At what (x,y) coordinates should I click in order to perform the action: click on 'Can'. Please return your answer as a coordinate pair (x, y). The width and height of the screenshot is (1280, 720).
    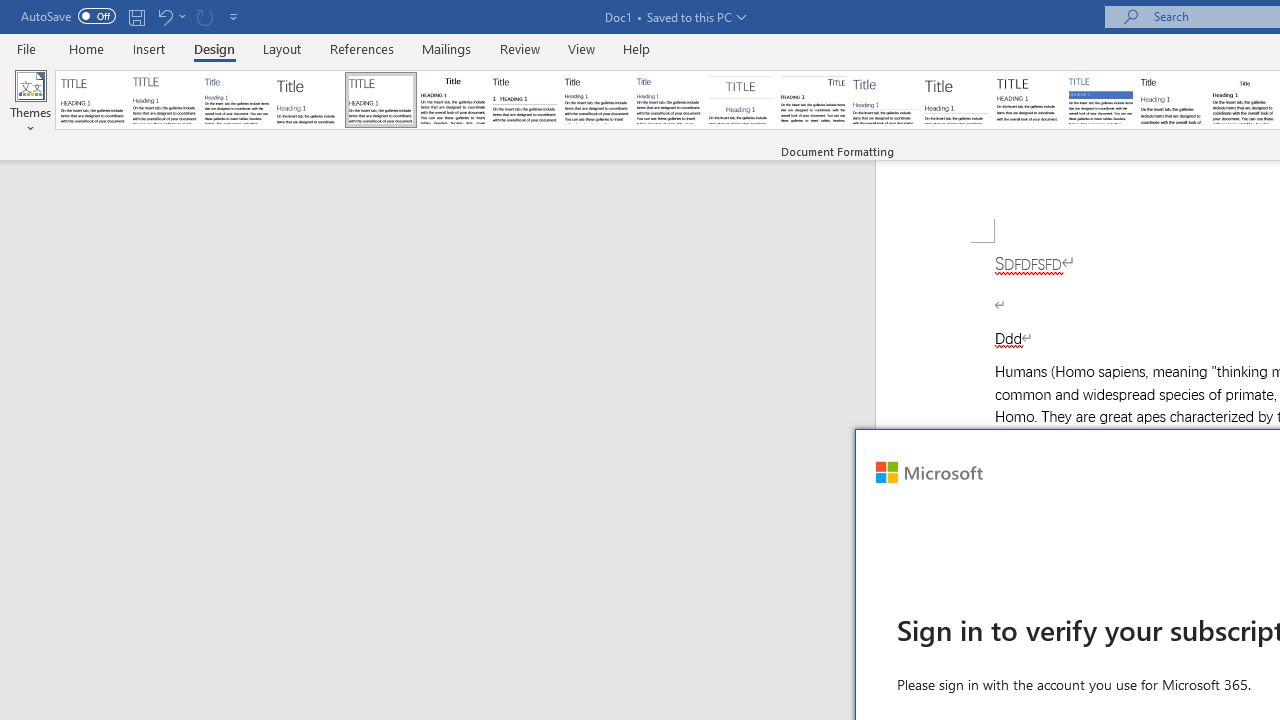
    Looking at the image, I should click on (204, 16).